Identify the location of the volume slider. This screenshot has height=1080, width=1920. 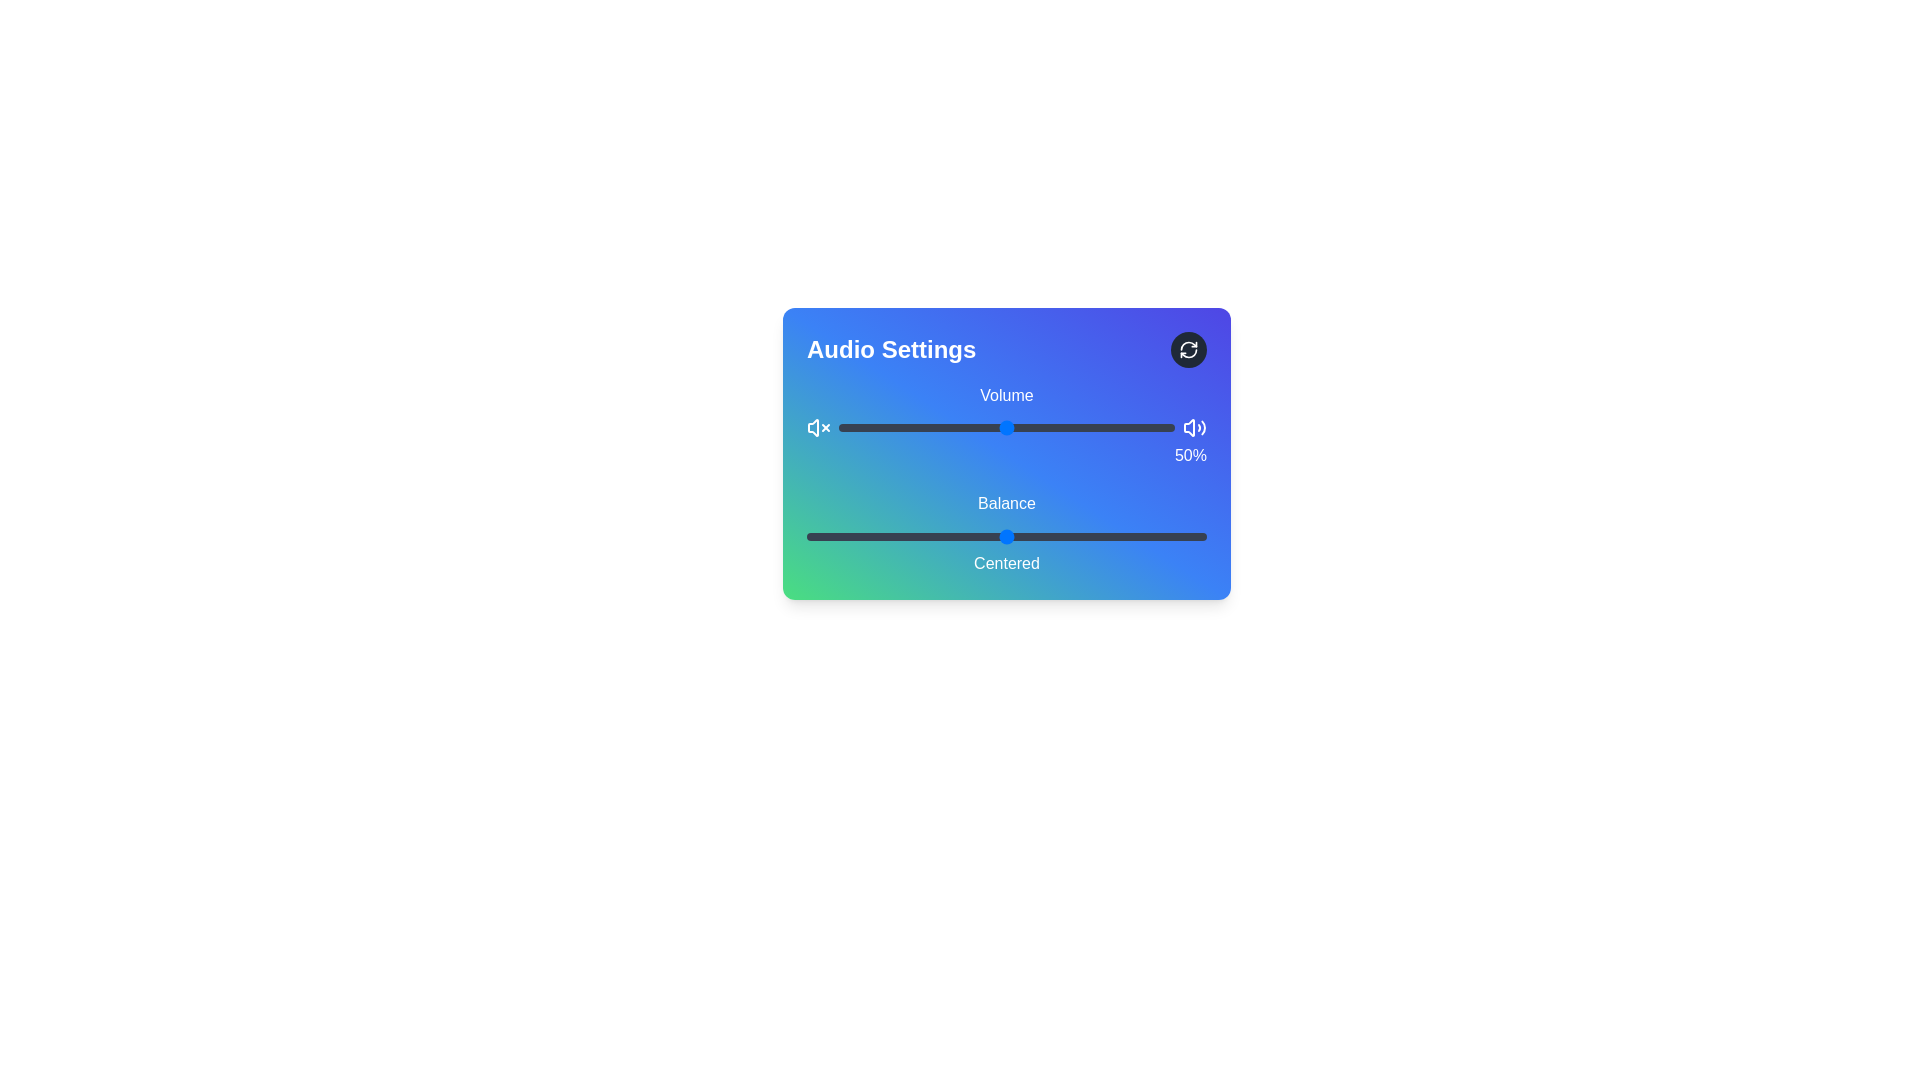
(885, 427).